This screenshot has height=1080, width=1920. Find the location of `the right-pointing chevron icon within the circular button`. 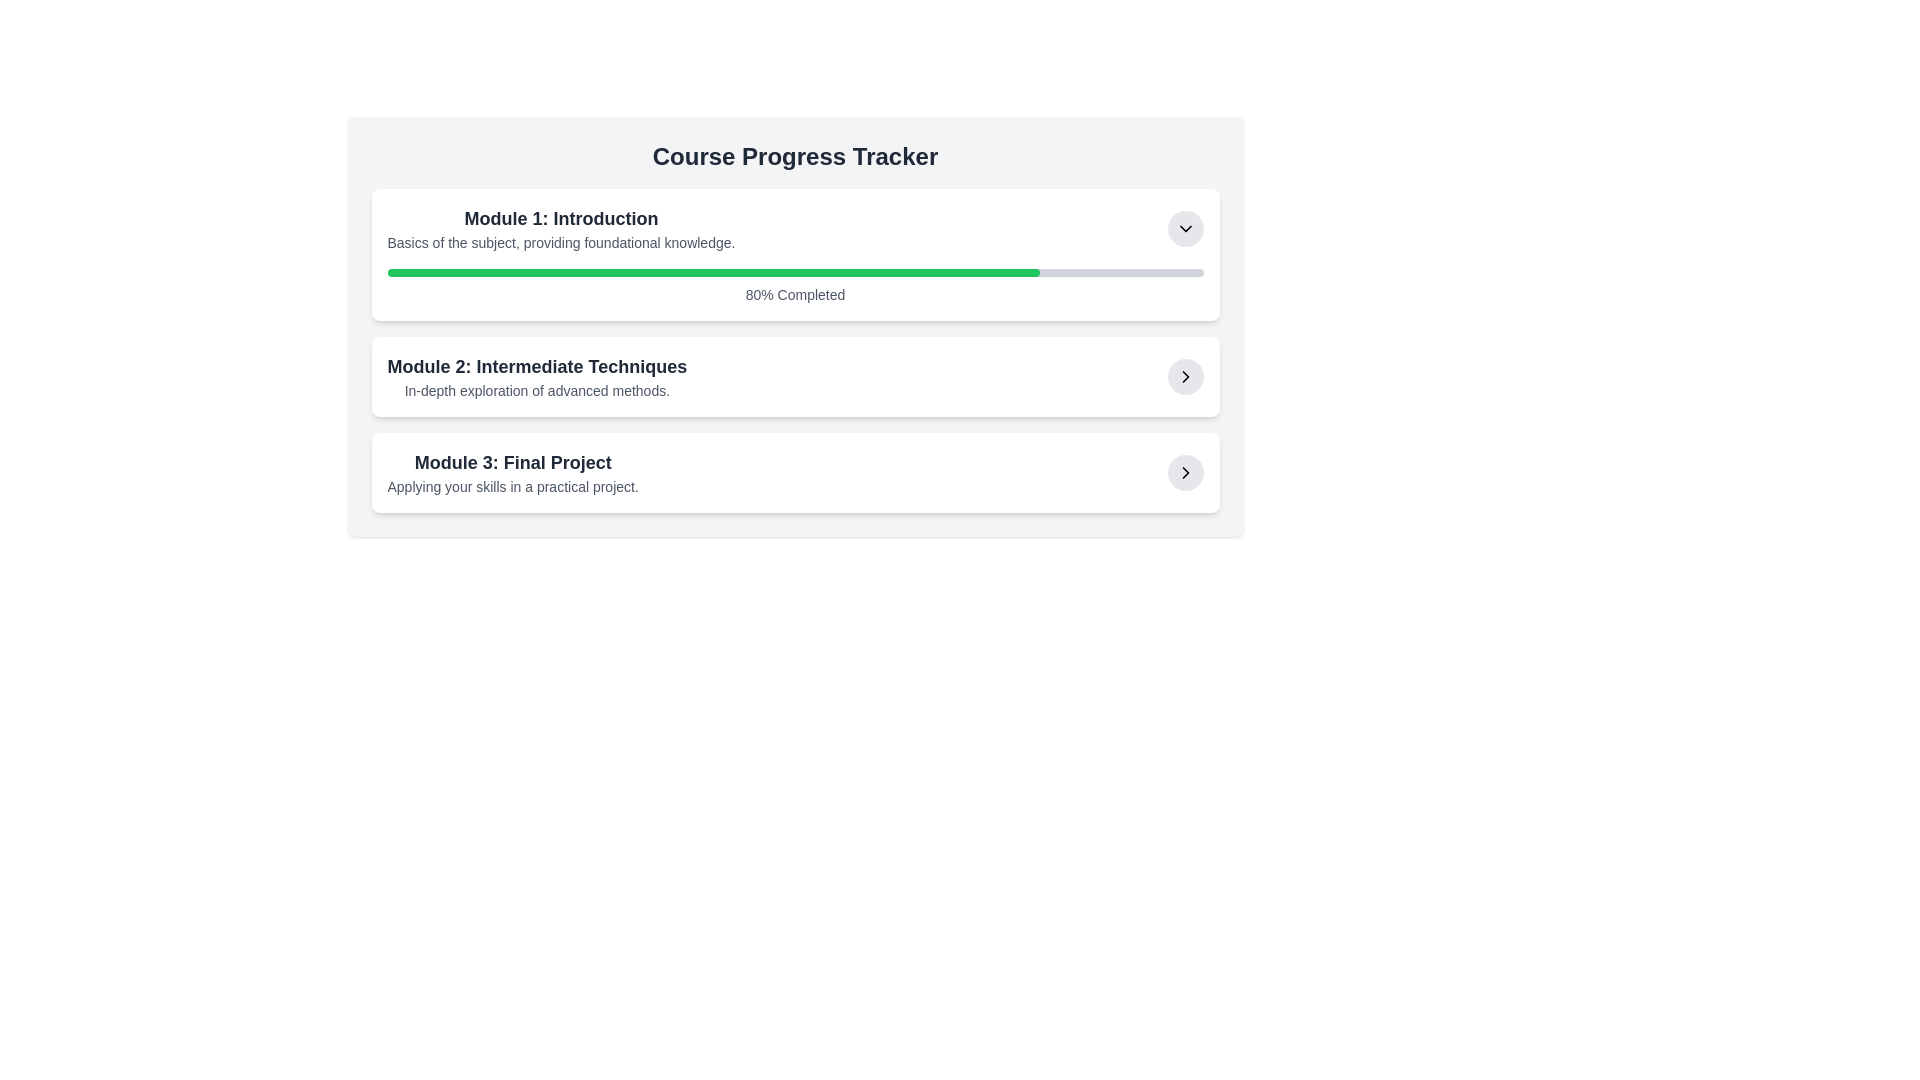

the right-pointing chevron icon within the circular button is located at coordinates (1185, 377).